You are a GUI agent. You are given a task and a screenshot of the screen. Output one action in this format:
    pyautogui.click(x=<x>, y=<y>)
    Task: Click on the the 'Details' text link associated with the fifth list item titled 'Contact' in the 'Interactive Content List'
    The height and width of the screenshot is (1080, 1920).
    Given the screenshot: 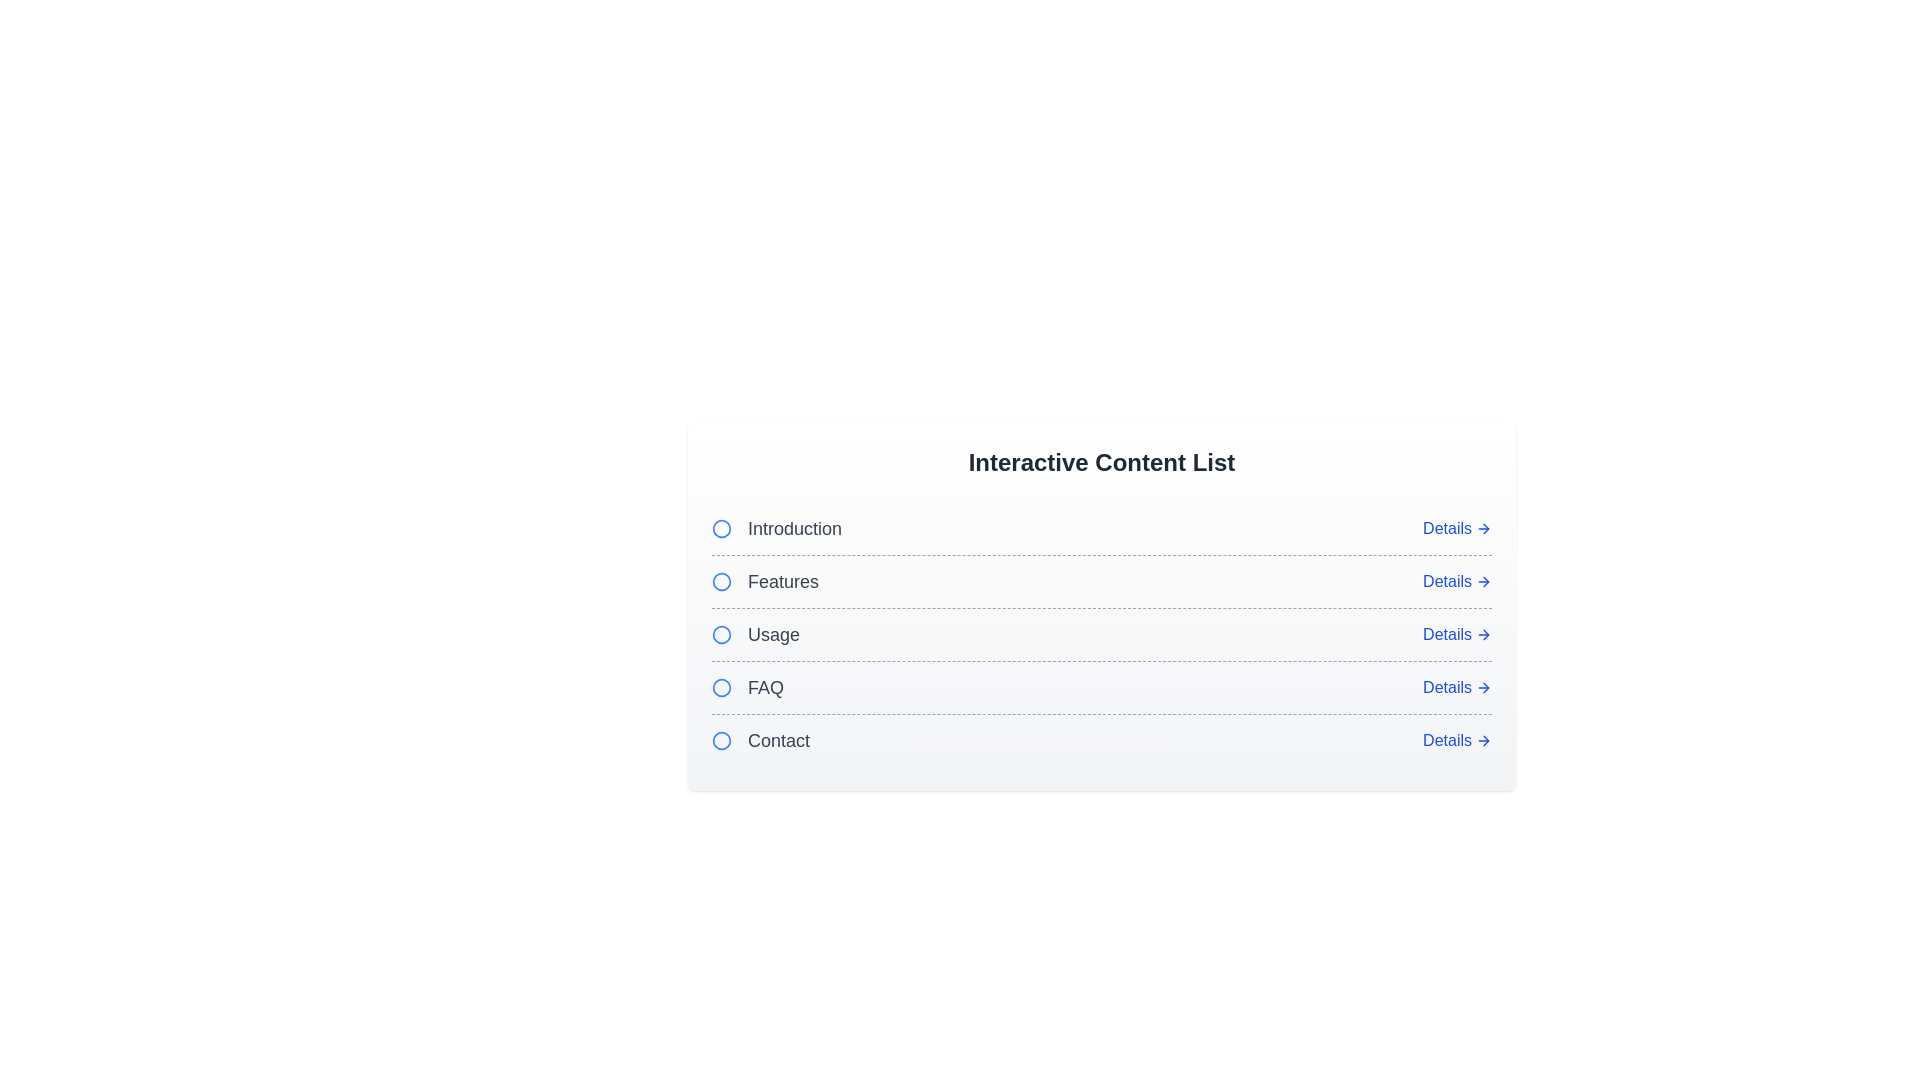 What is the action you would take?
    pyautogui.click(x=1447, y=686)
    